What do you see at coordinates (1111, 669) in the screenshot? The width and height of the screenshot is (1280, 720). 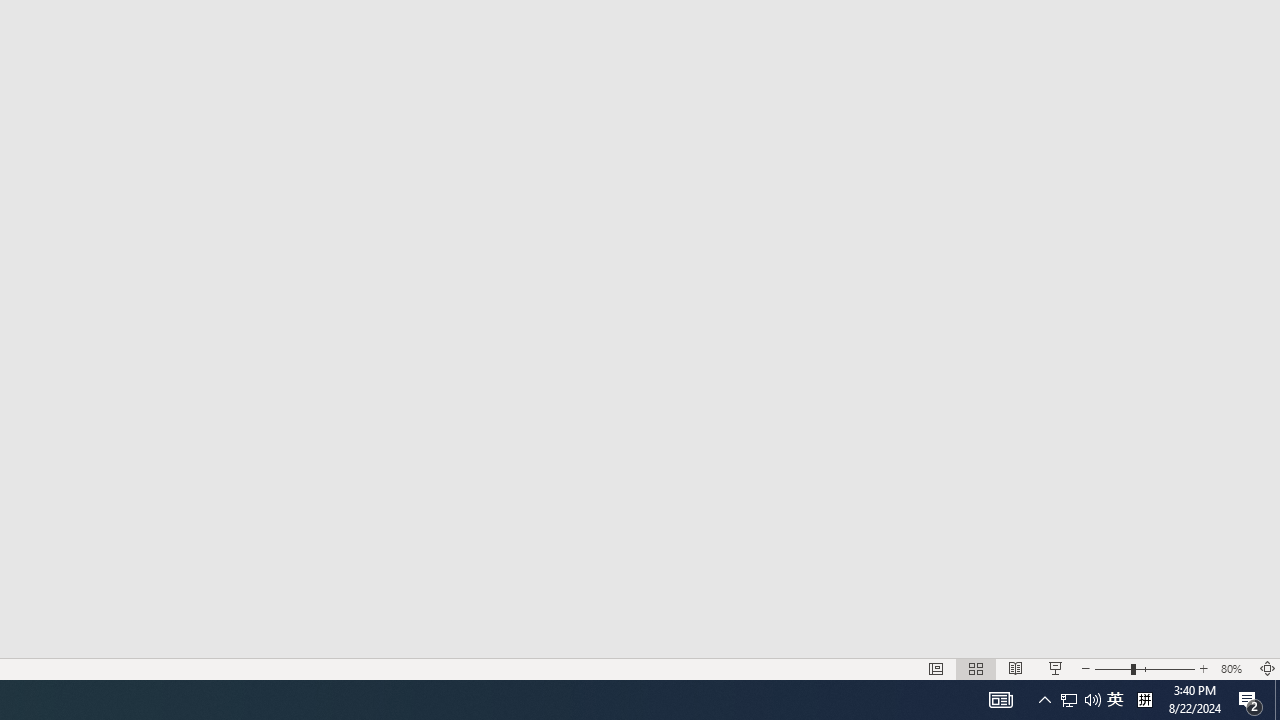 I see `'Tray Input Indicator - Chinese (Simplified, China)'` at bounding box center [1111, 669].